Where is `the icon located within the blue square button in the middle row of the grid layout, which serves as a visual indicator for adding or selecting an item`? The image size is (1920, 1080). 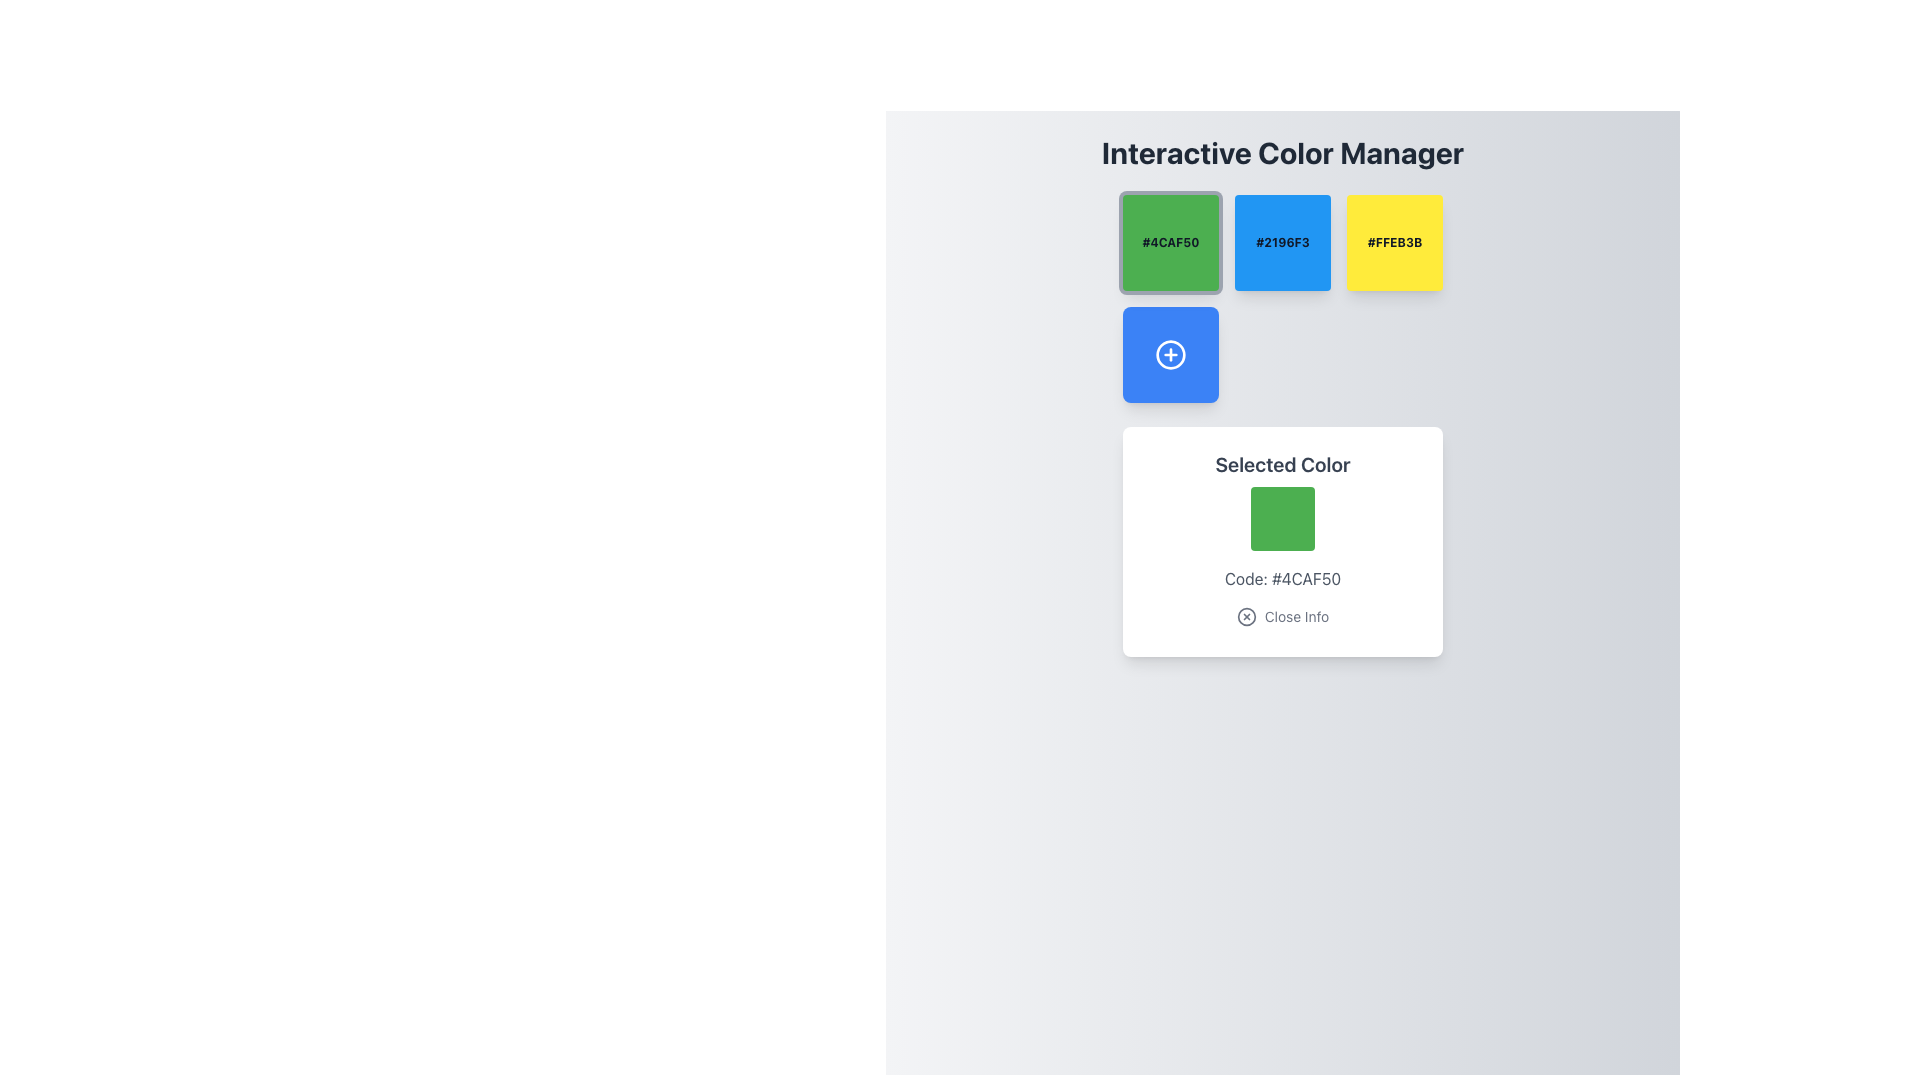 the icon located within the blue square button in the middle row of the grid layout, which serves as a visual indicator for adding or selecting an item is located at coordinates (1171, 353).